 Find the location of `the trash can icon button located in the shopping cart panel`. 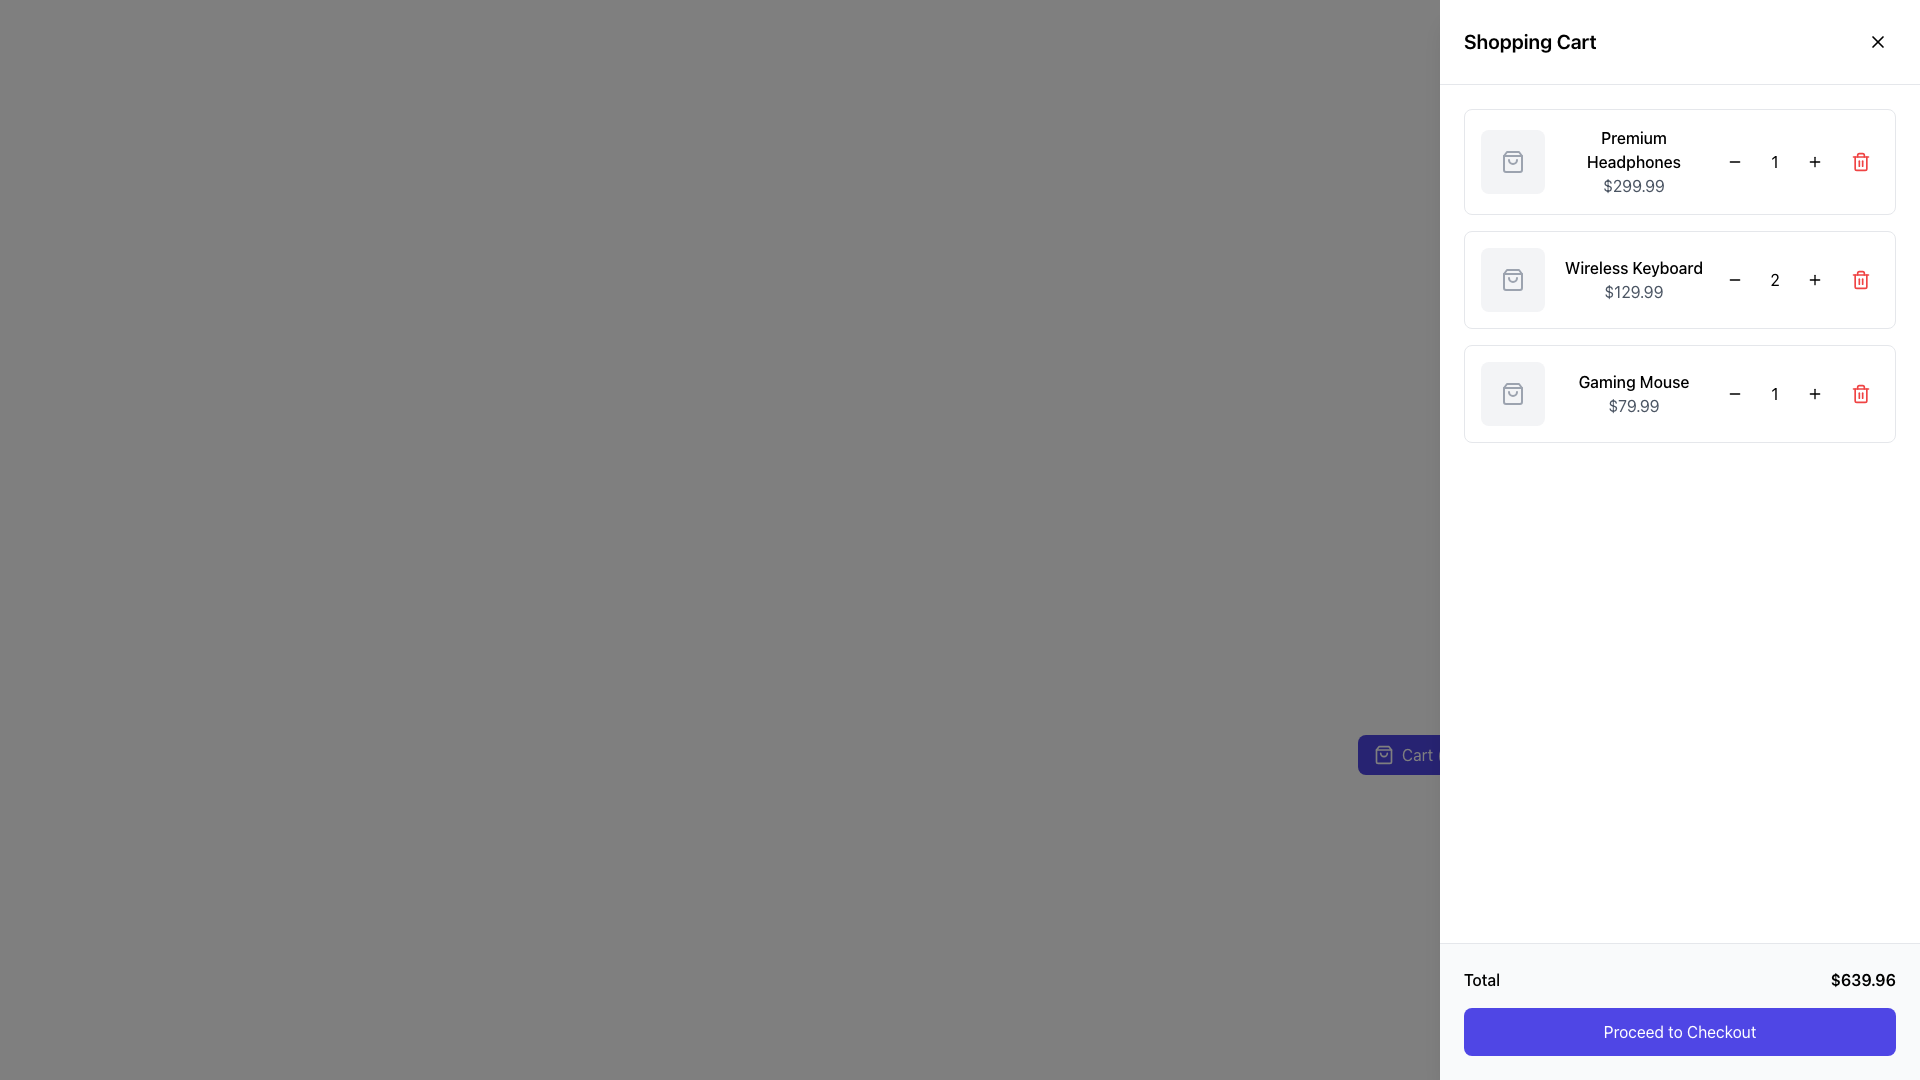

the trash can icon button located in the shopping cart panel is located at coordinates (1860, 161).